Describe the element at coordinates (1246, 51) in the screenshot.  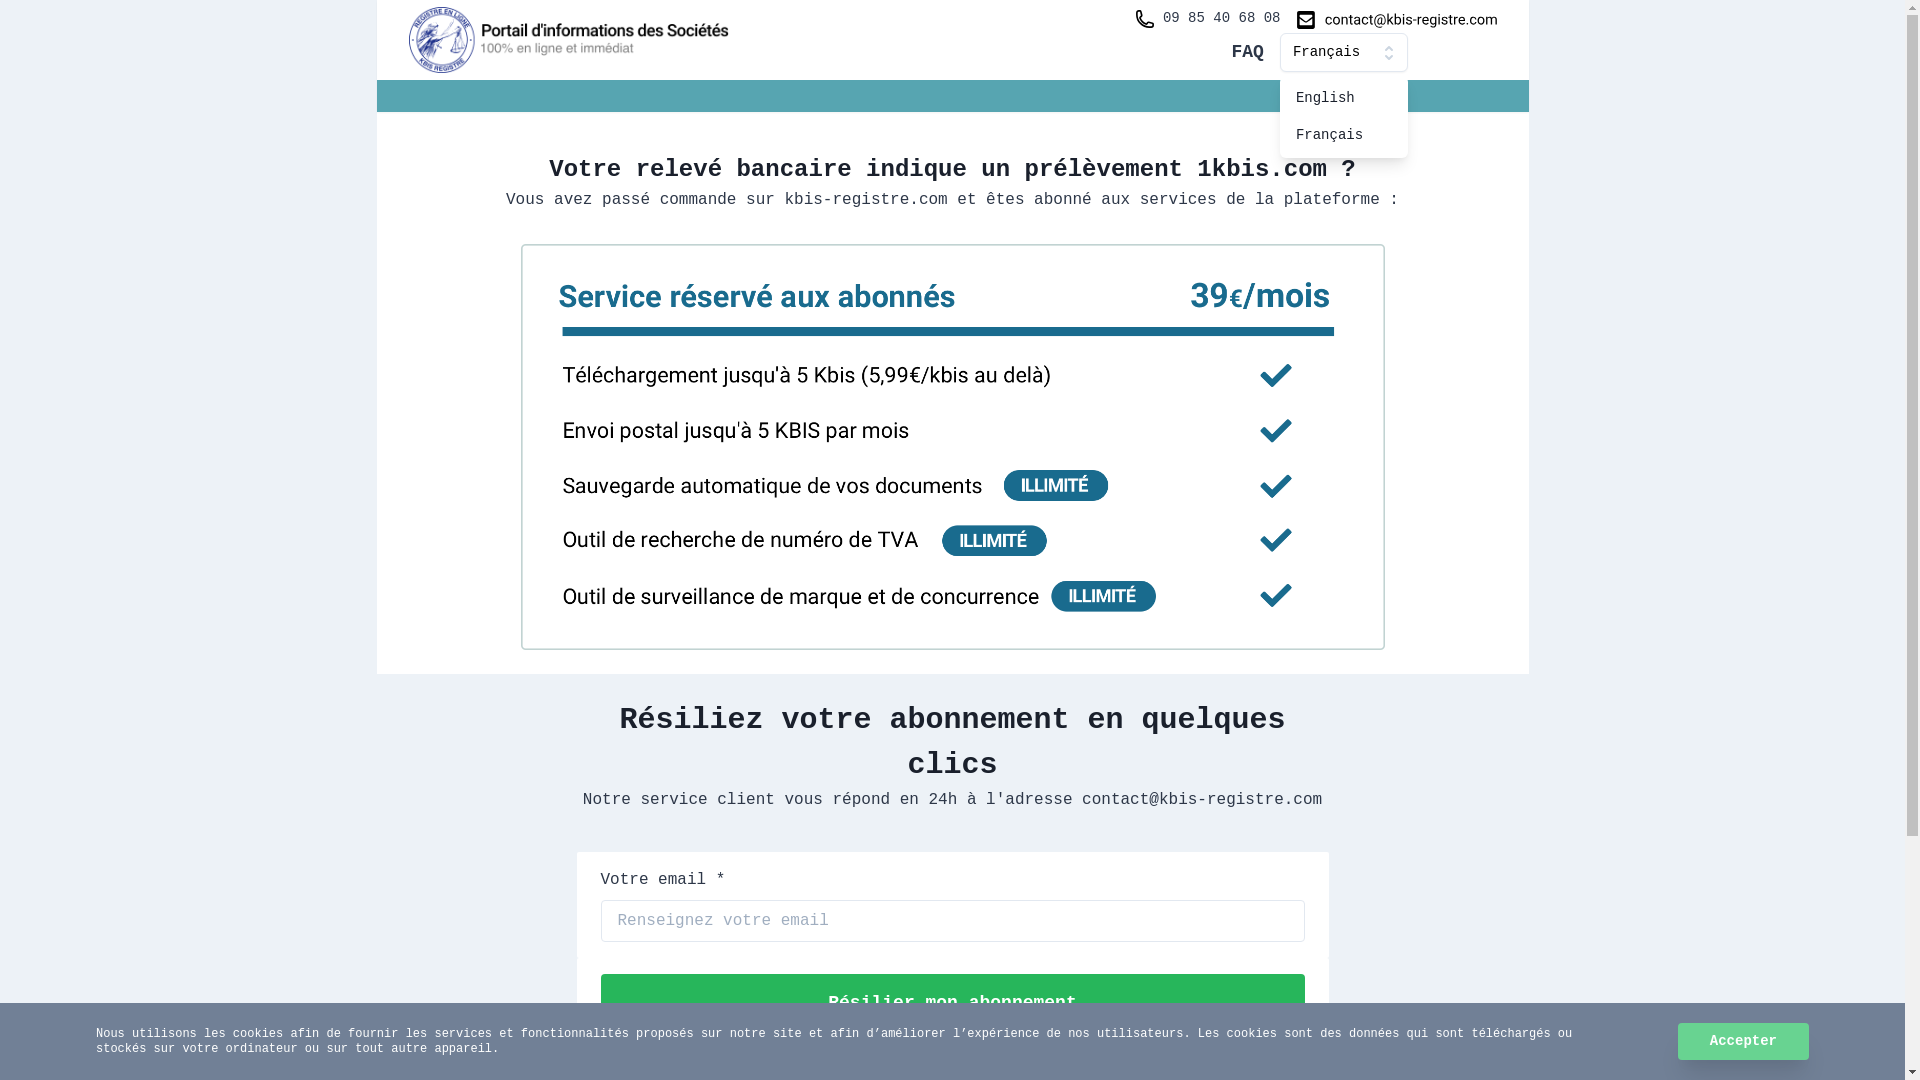
I see `'FAQ'` at that location.